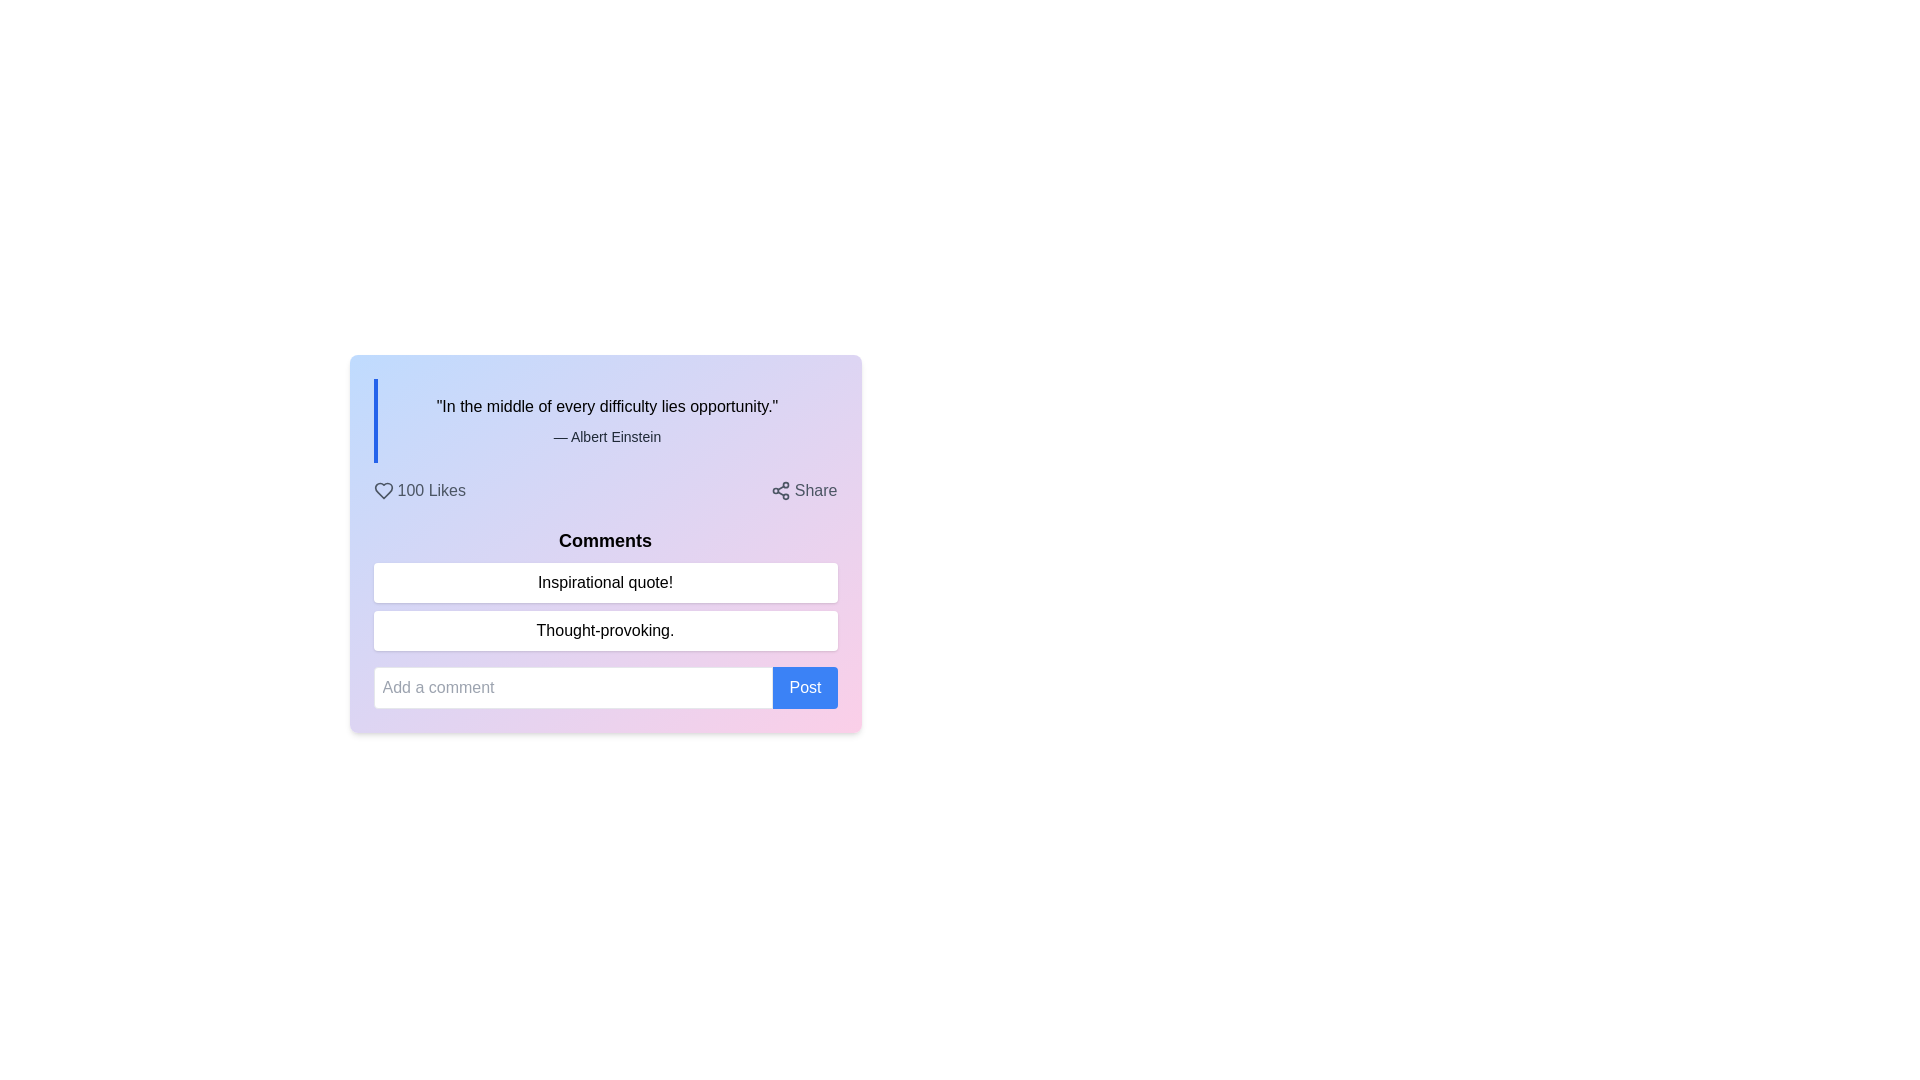  What do you see at coordinates (604, 582) in the screenshot?
I see `the static text display box that shows comments related to the post, positioned below the 'Comments' heading` at bounding box center [604, 582].